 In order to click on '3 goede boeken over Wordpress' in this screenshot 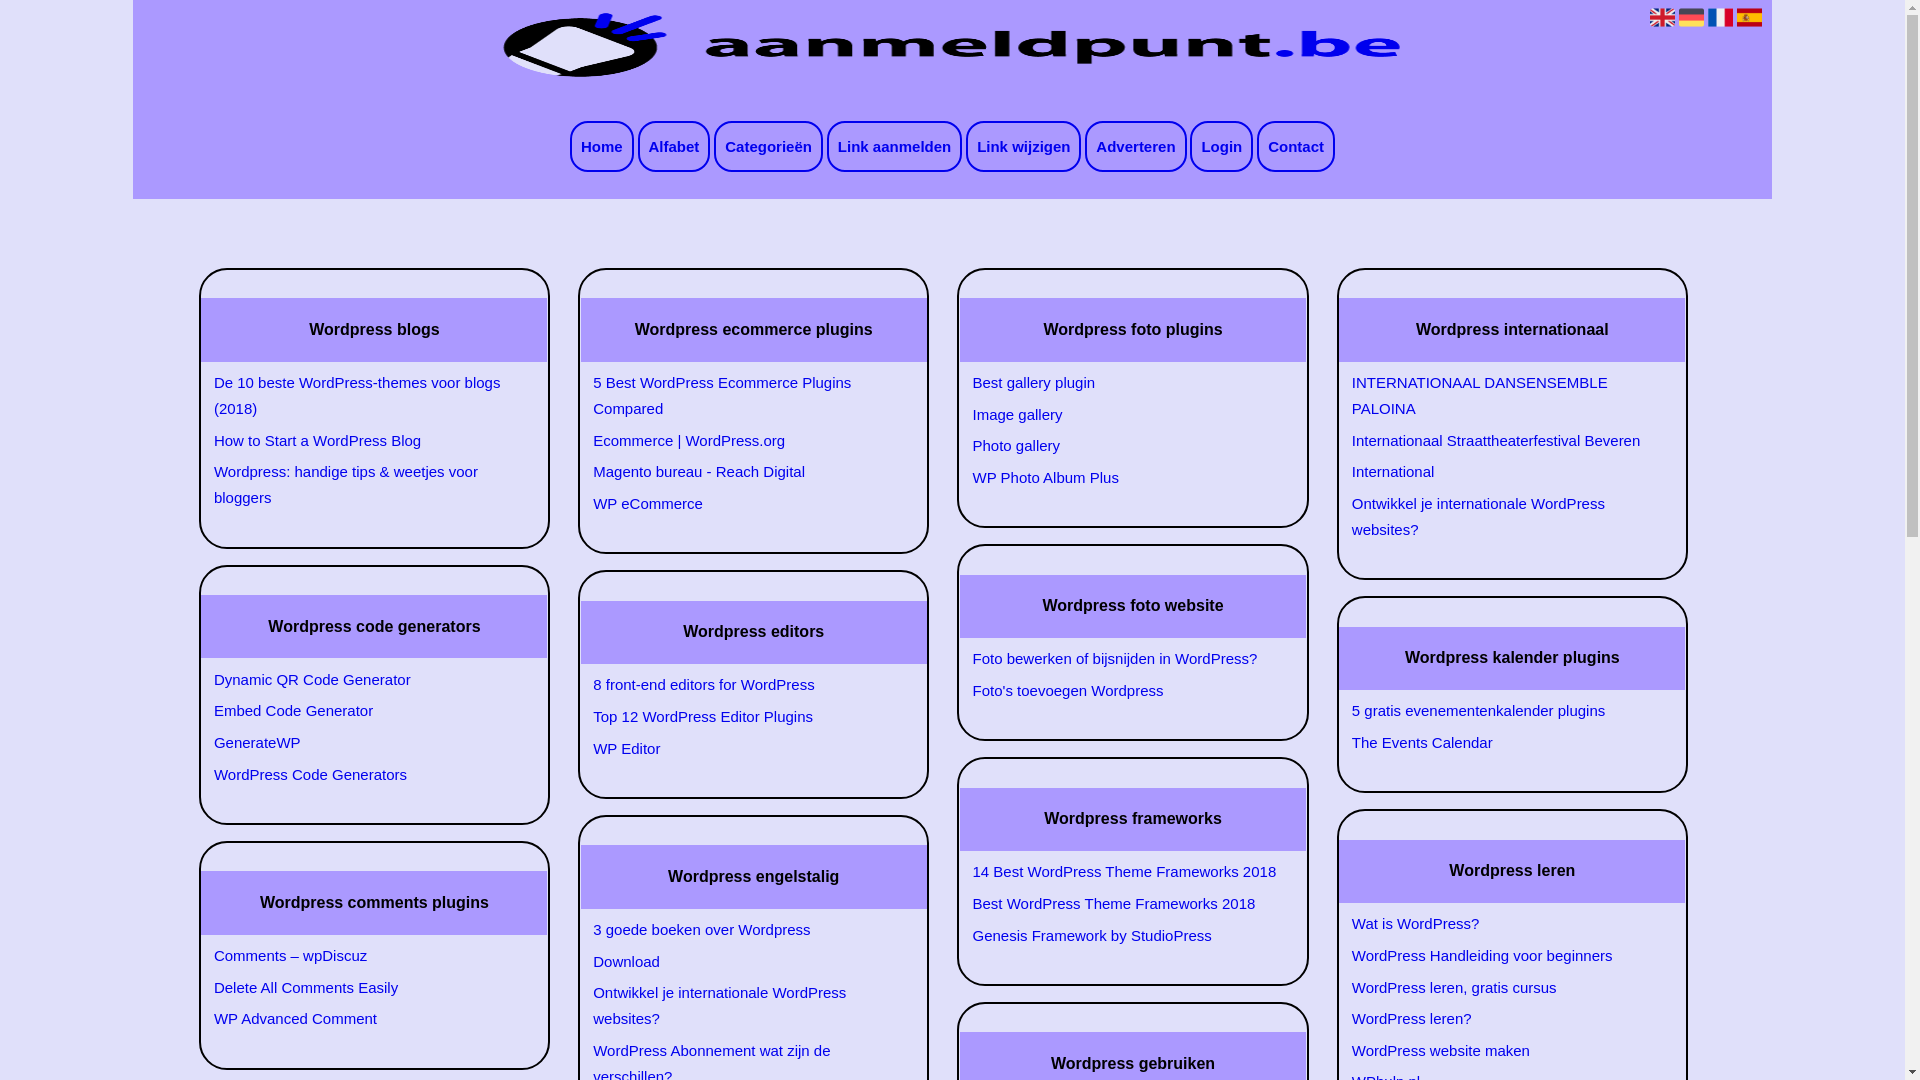, I will do `click(581, 929)`.